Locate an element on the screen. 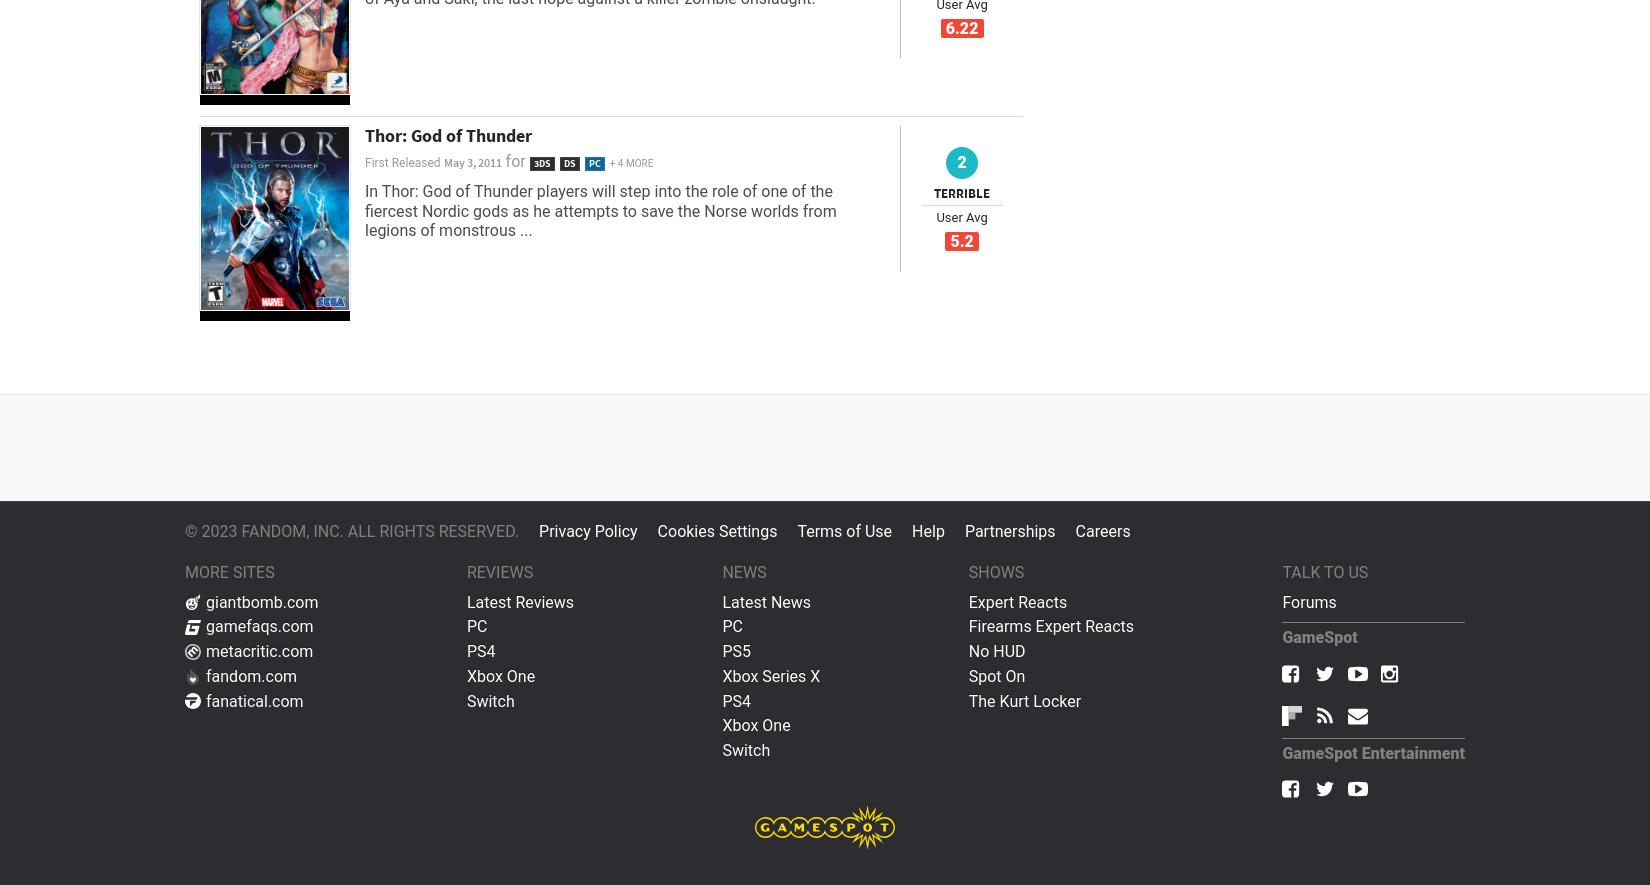  'DS' is located at coordinates (567, 163).